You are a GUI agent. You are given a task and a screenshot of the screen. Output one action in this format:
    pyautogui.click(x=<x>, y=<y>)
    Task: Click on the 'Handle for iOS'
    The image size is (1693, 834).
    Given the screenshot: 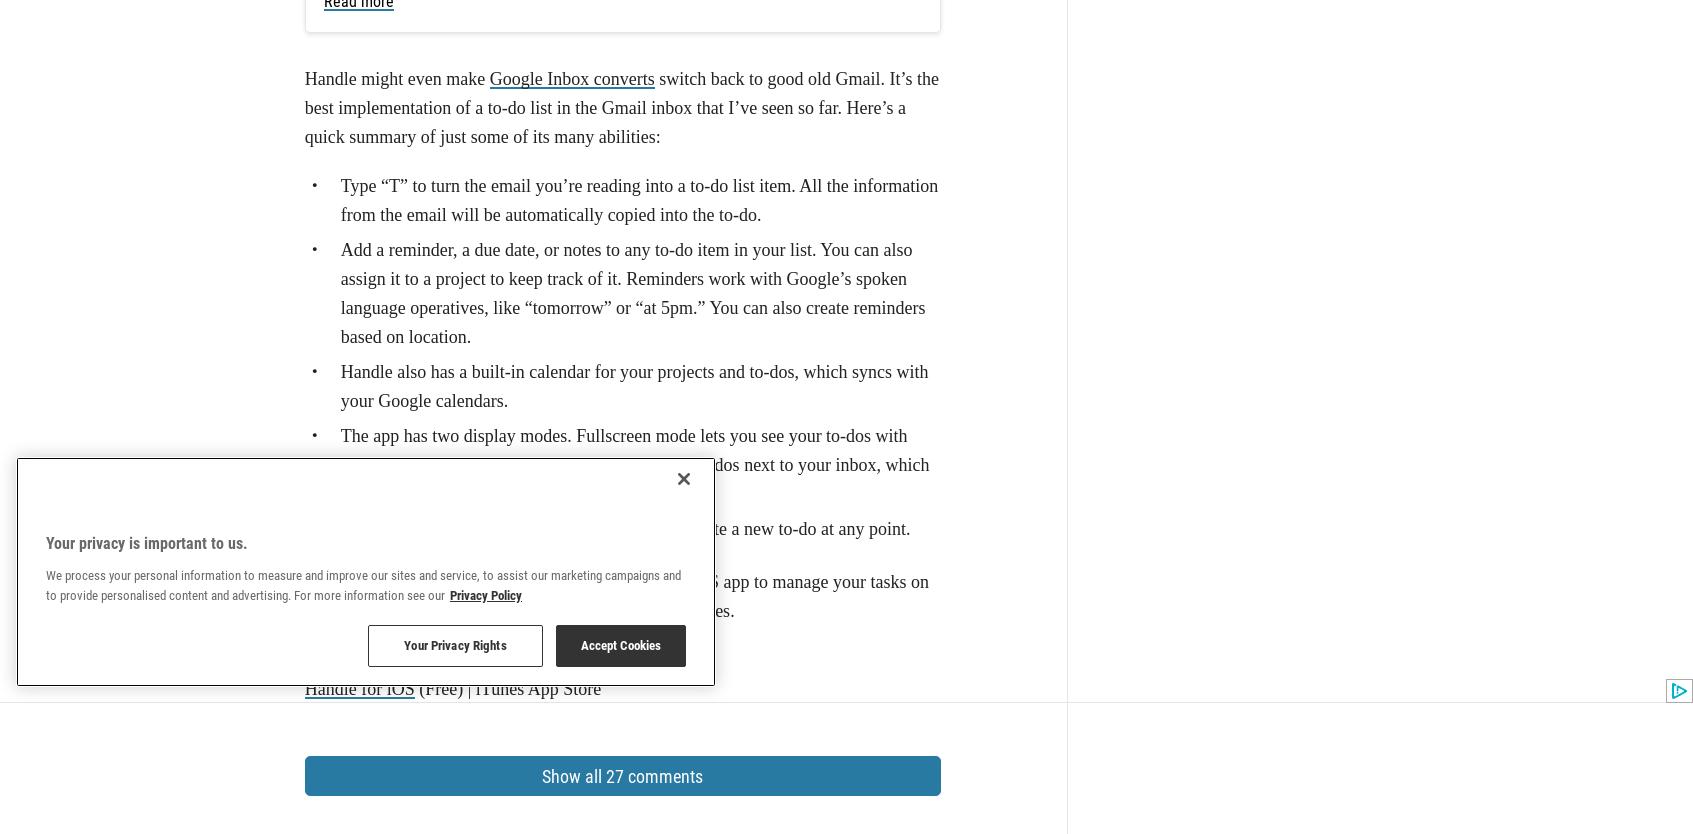 What is the action you would take?
    pyautogui.click(x=303, y=317)
    